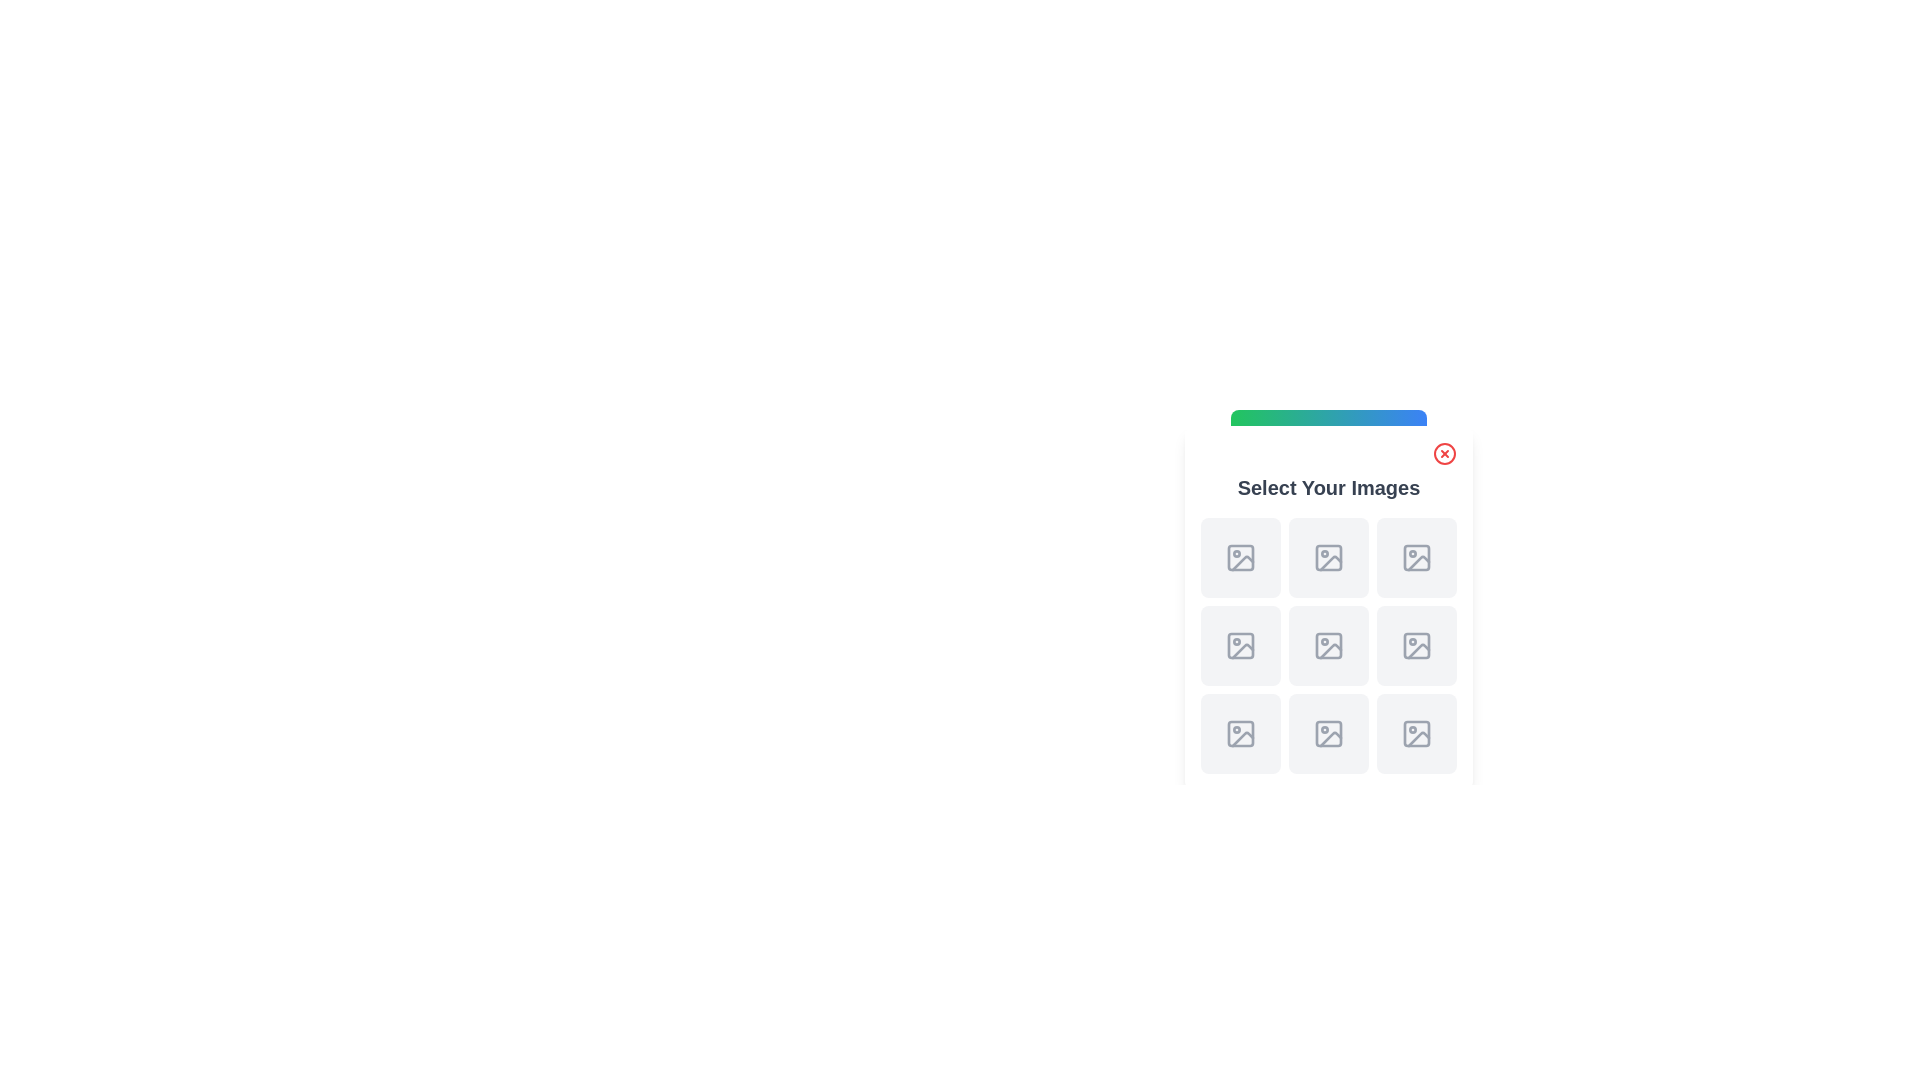  I want to click on the button in the middle column of the first row within the 'Select Your Images' panel, so click(1329, 558).